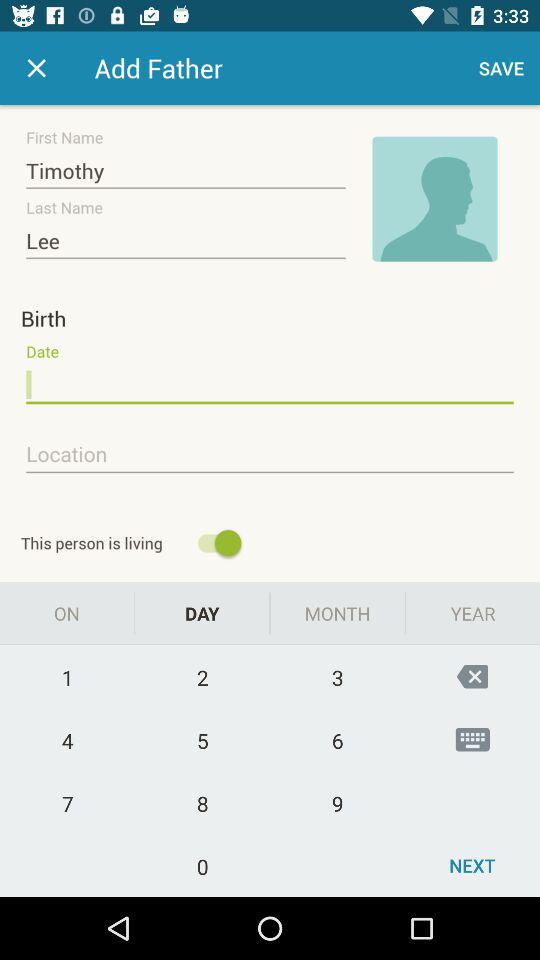  What do you see at coordinates (434, 199) in the screenshot?
I see `picture of contact` at bounding box center [434, 199].